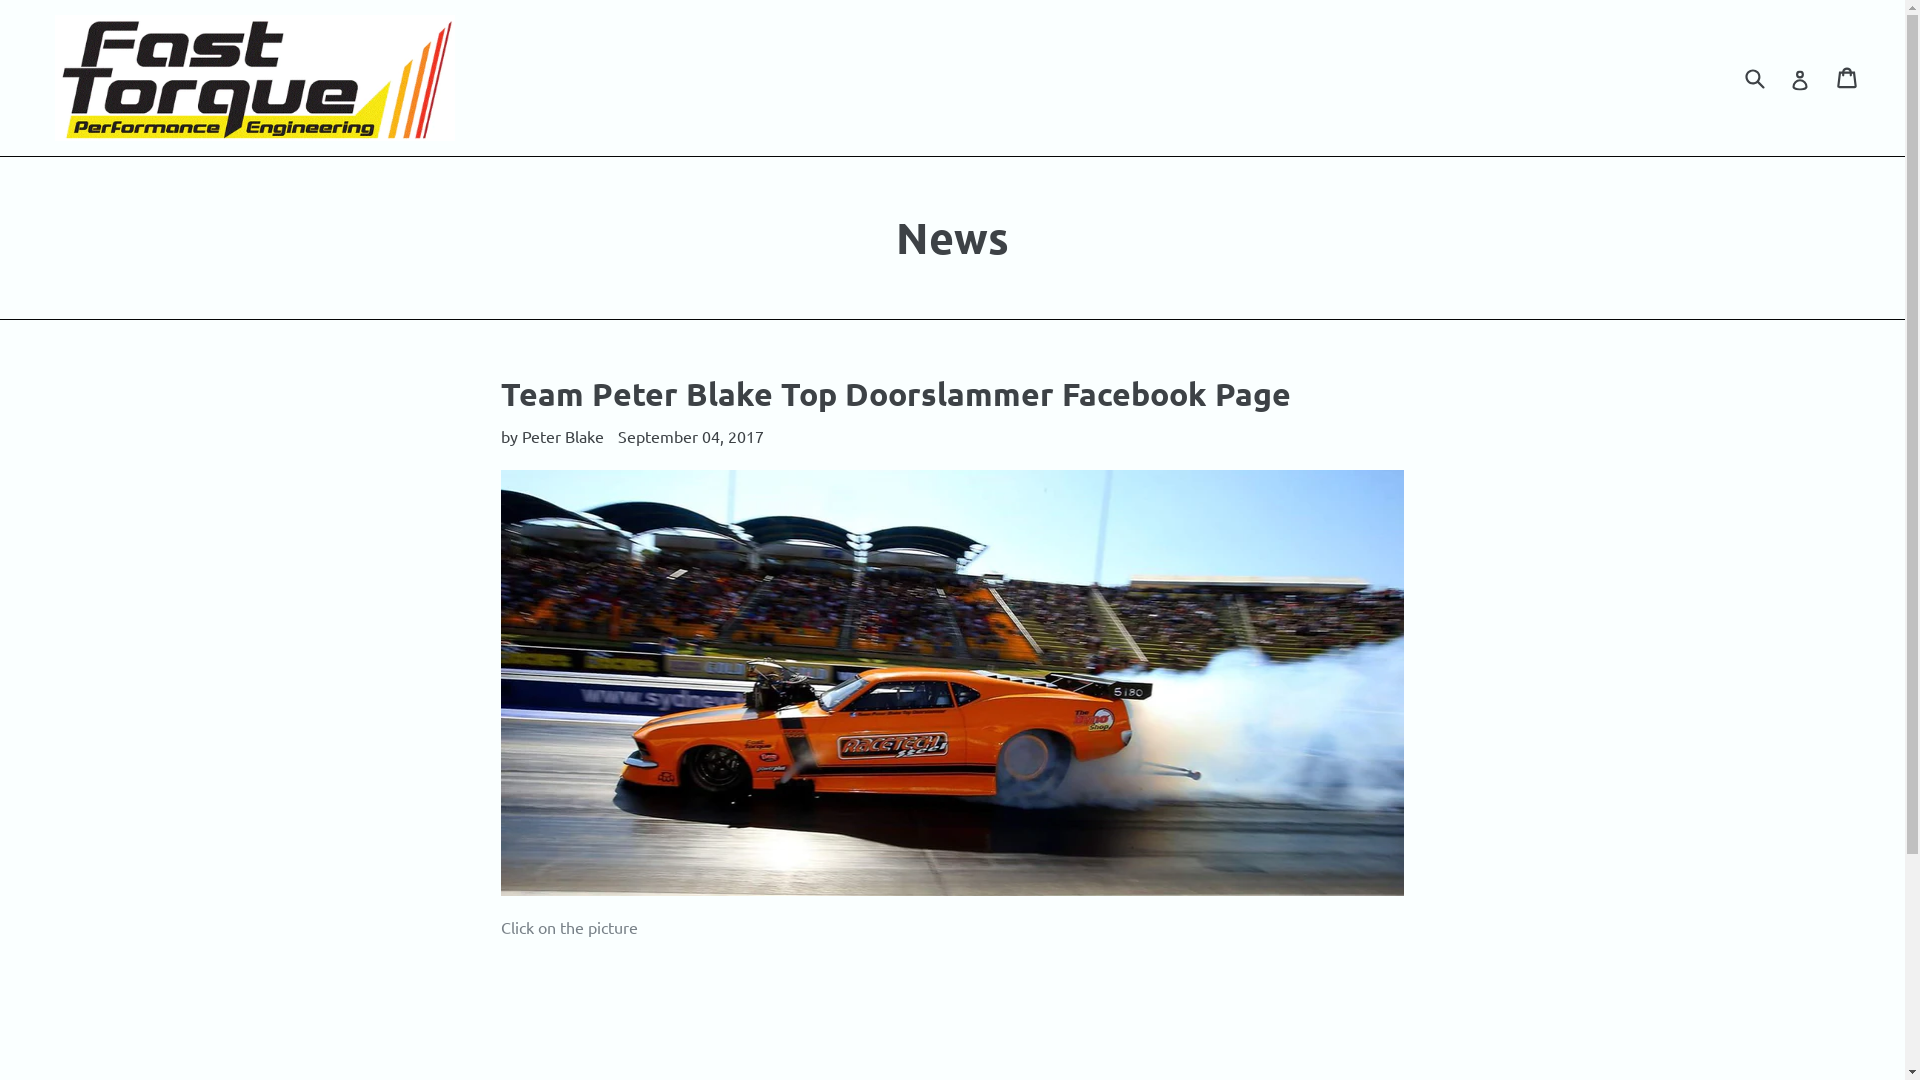 The width and height of the screenshot is (1920, 1080). What do you see at coordinates (895, 393) in the screenshot?
I see `'Team Peter Blake Top Doorslammer Facebook Page'` at bounding box center [895, 393].